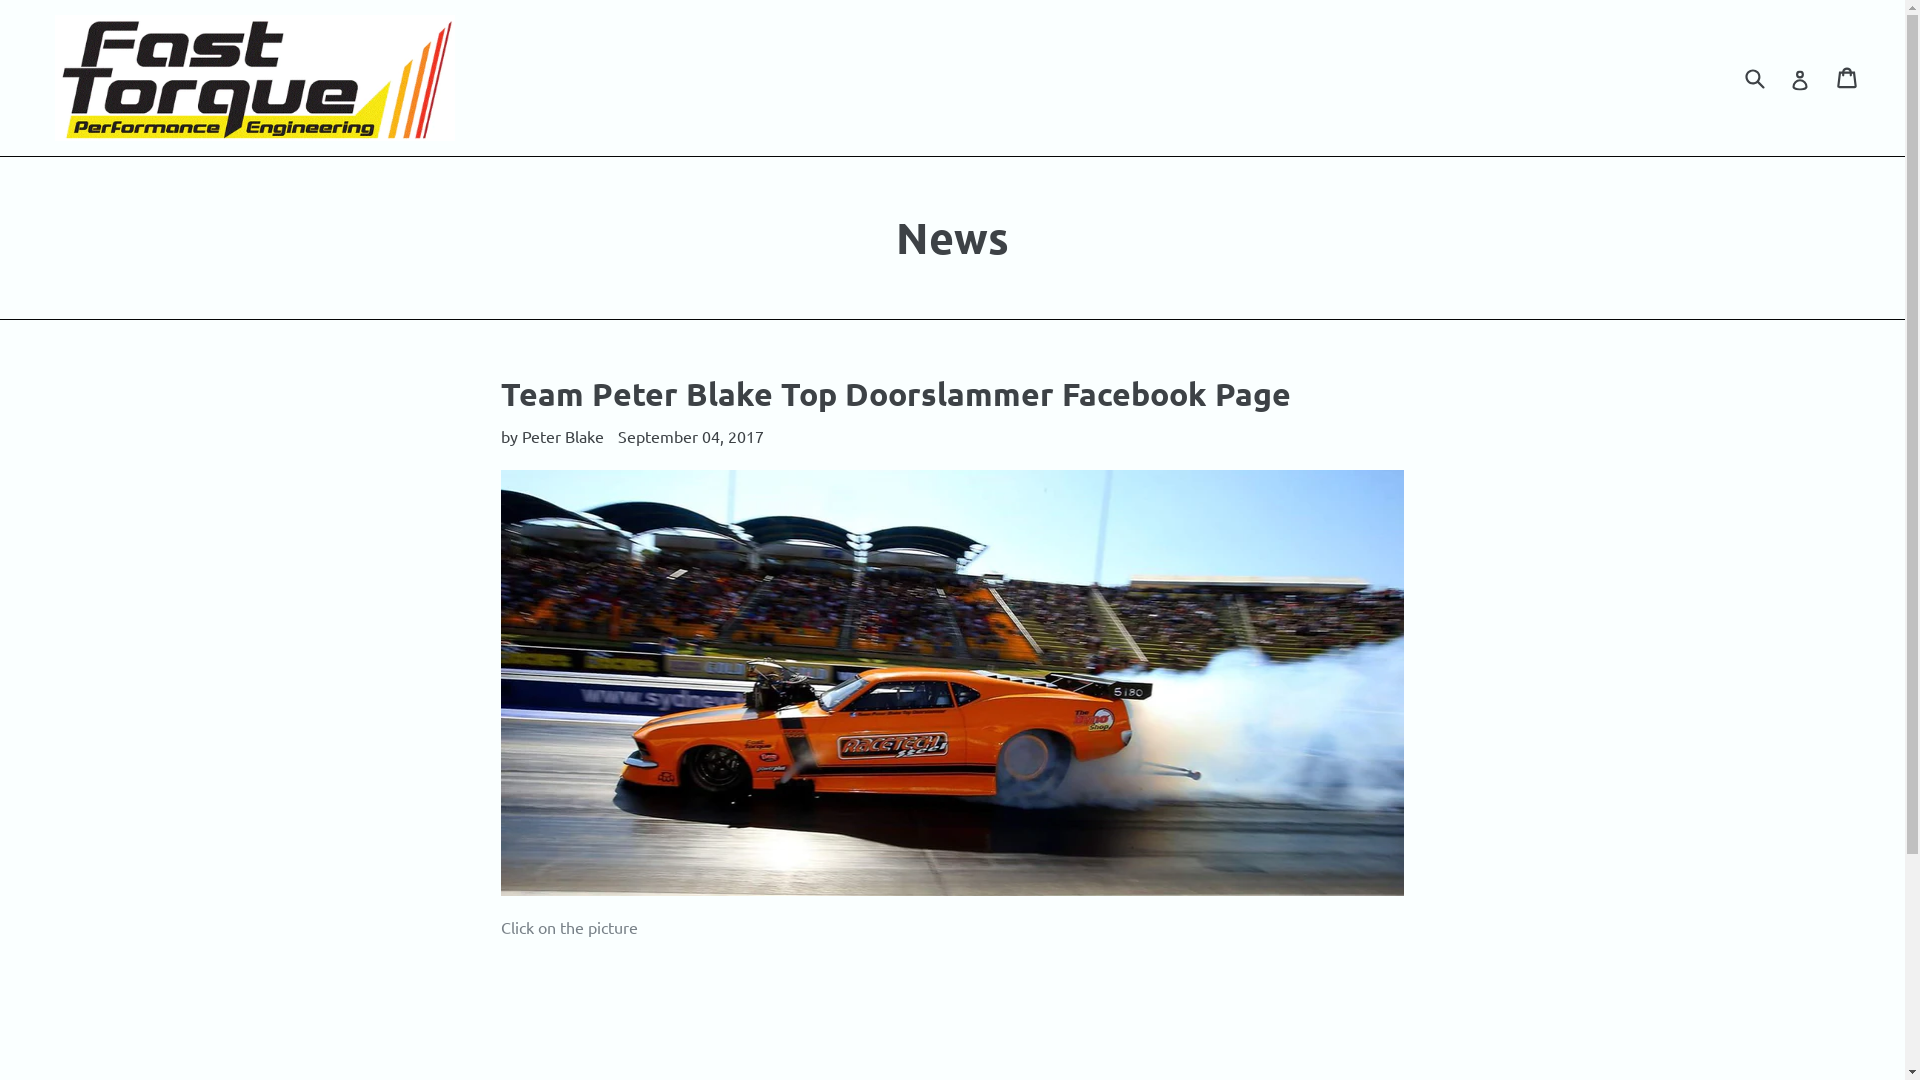 The width and height of the screenshot is (1920, 1080). What do you see at coordinates (895, 393) in the screenshot?
I see `'Team Peter Blake Top Doorslammer Facebook Page'` at bounding box center [895, 393].